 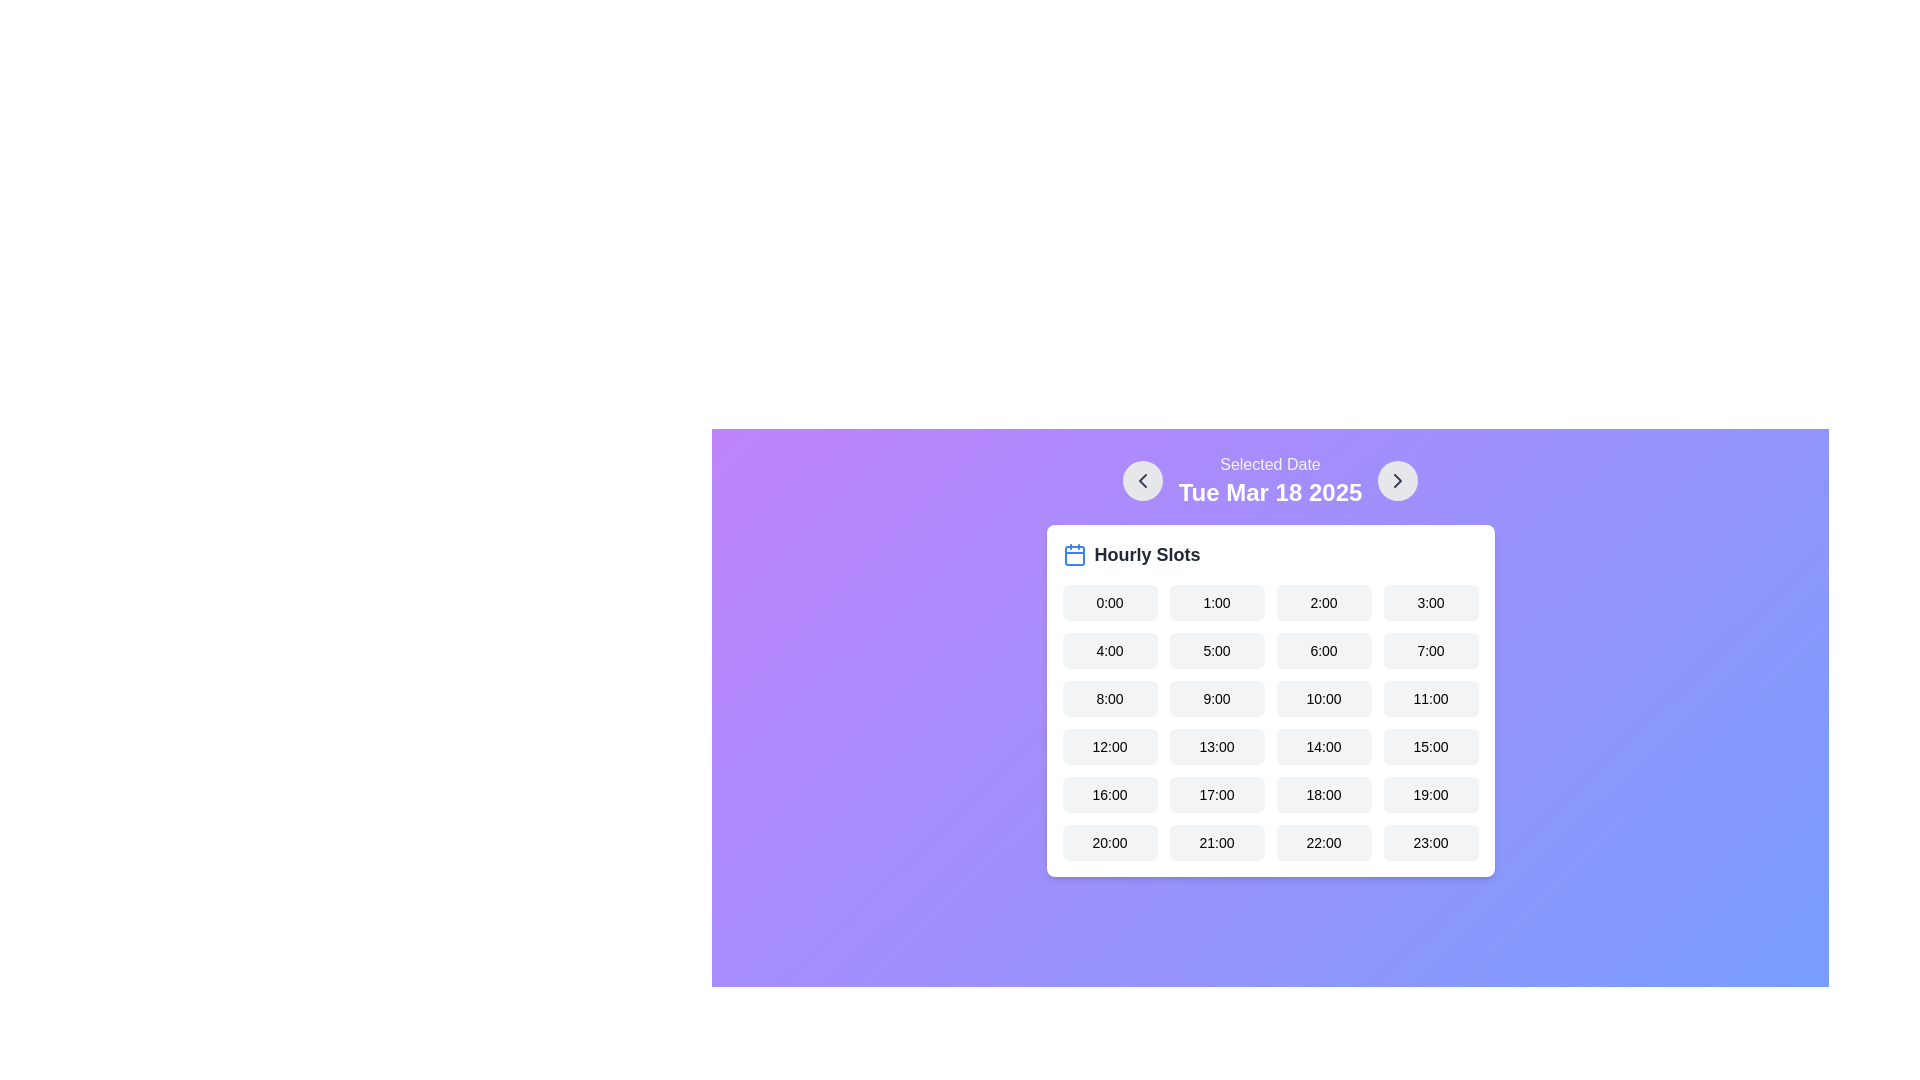 What do you see at coordinates (1324, 747) in the screenshot?
I see `the button displaying '14:00'` at bounding box center [1324, 747].